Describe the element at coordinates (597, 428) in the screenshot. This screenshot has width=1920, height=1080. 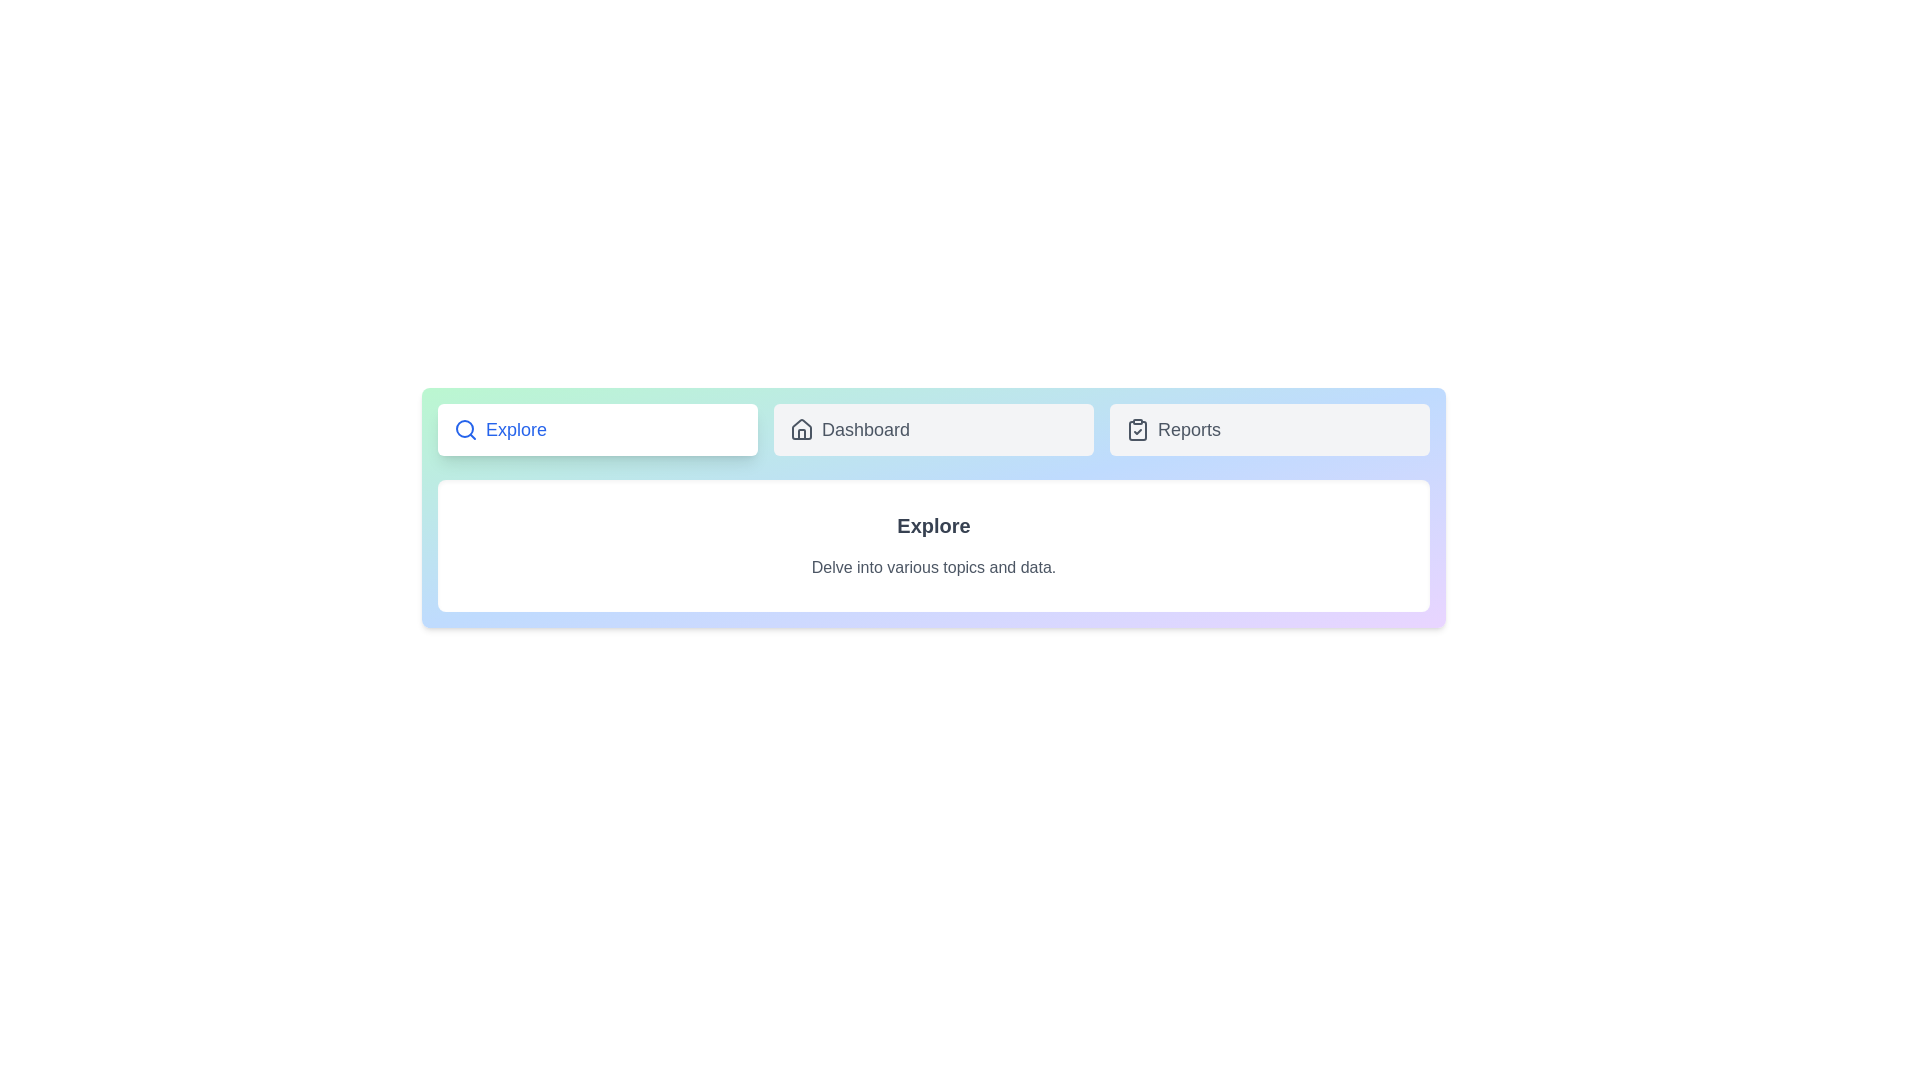
I see `the tab identified by Explore` at that location.